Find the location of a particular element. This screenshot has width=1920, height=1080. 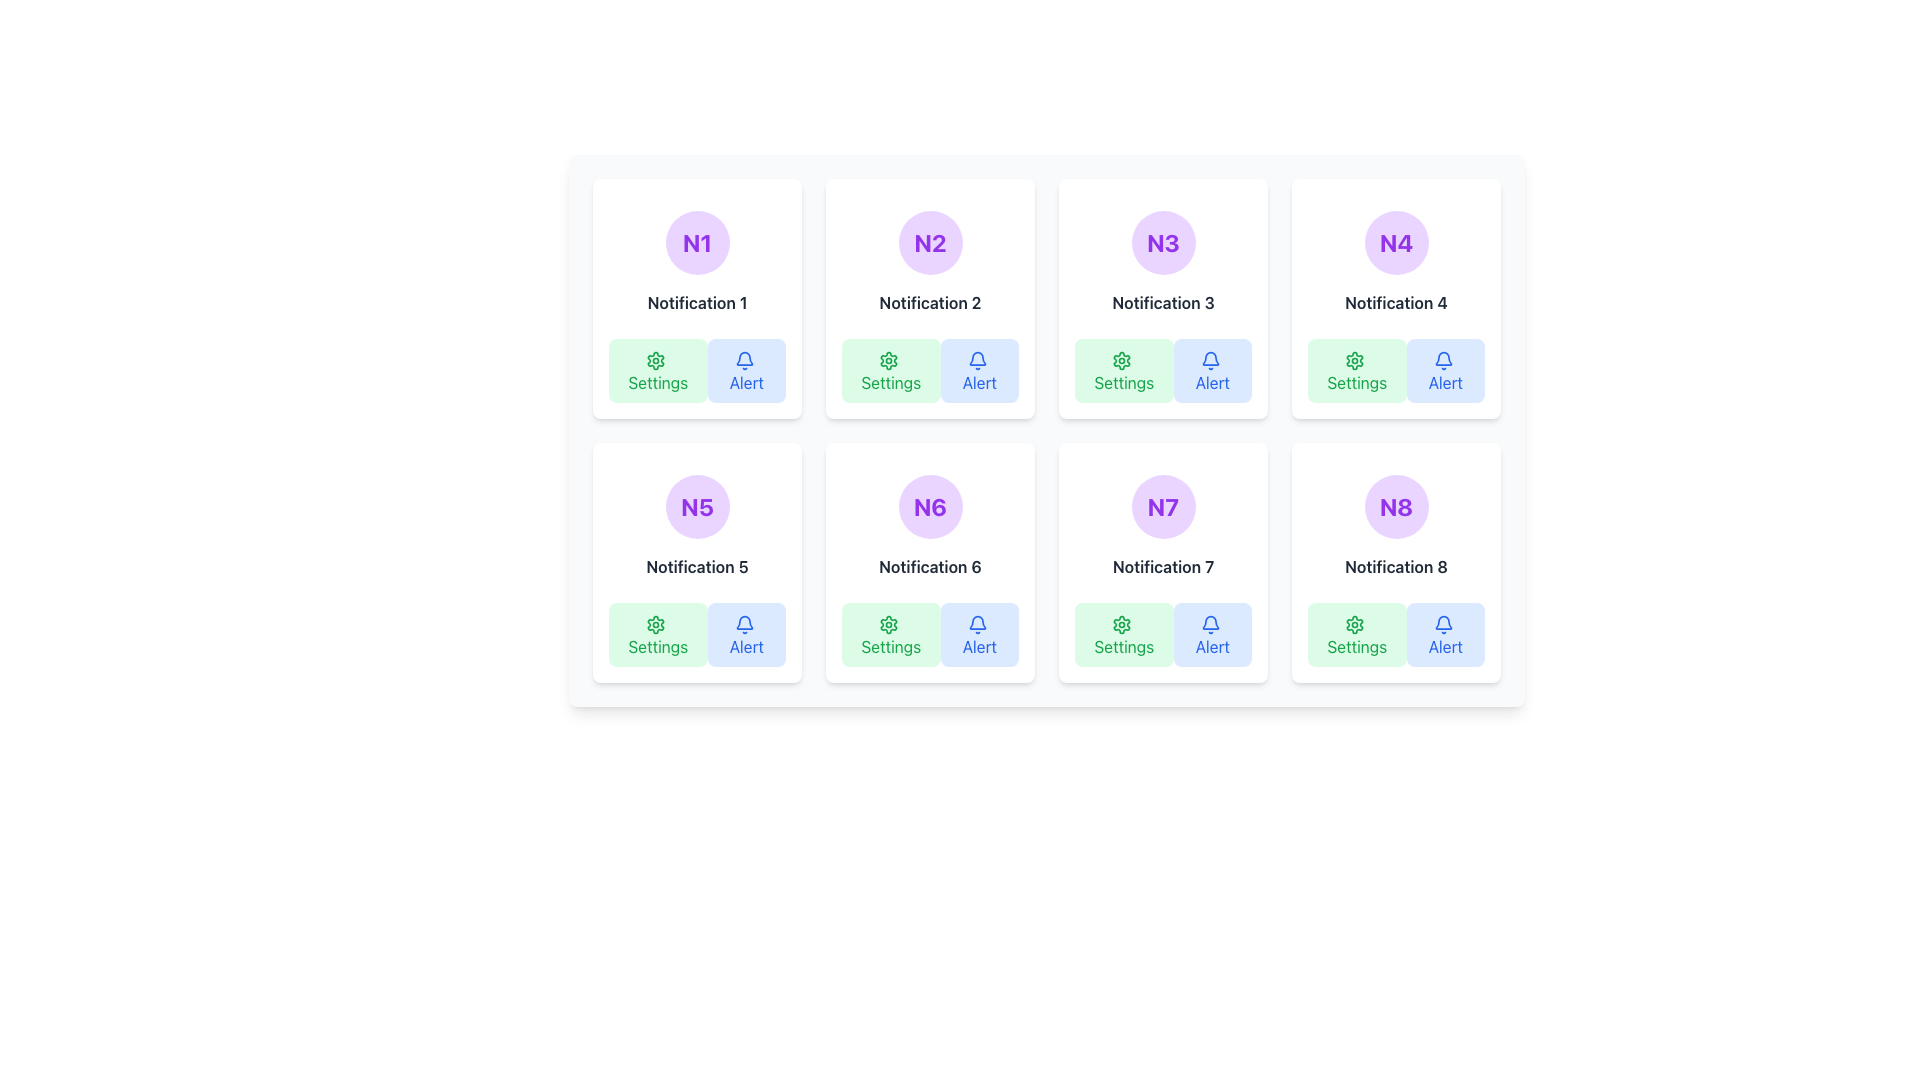

the gear icon located in the green 'Settings' button, which is the fourth card in the first row is located at coordinates (1355, 360).